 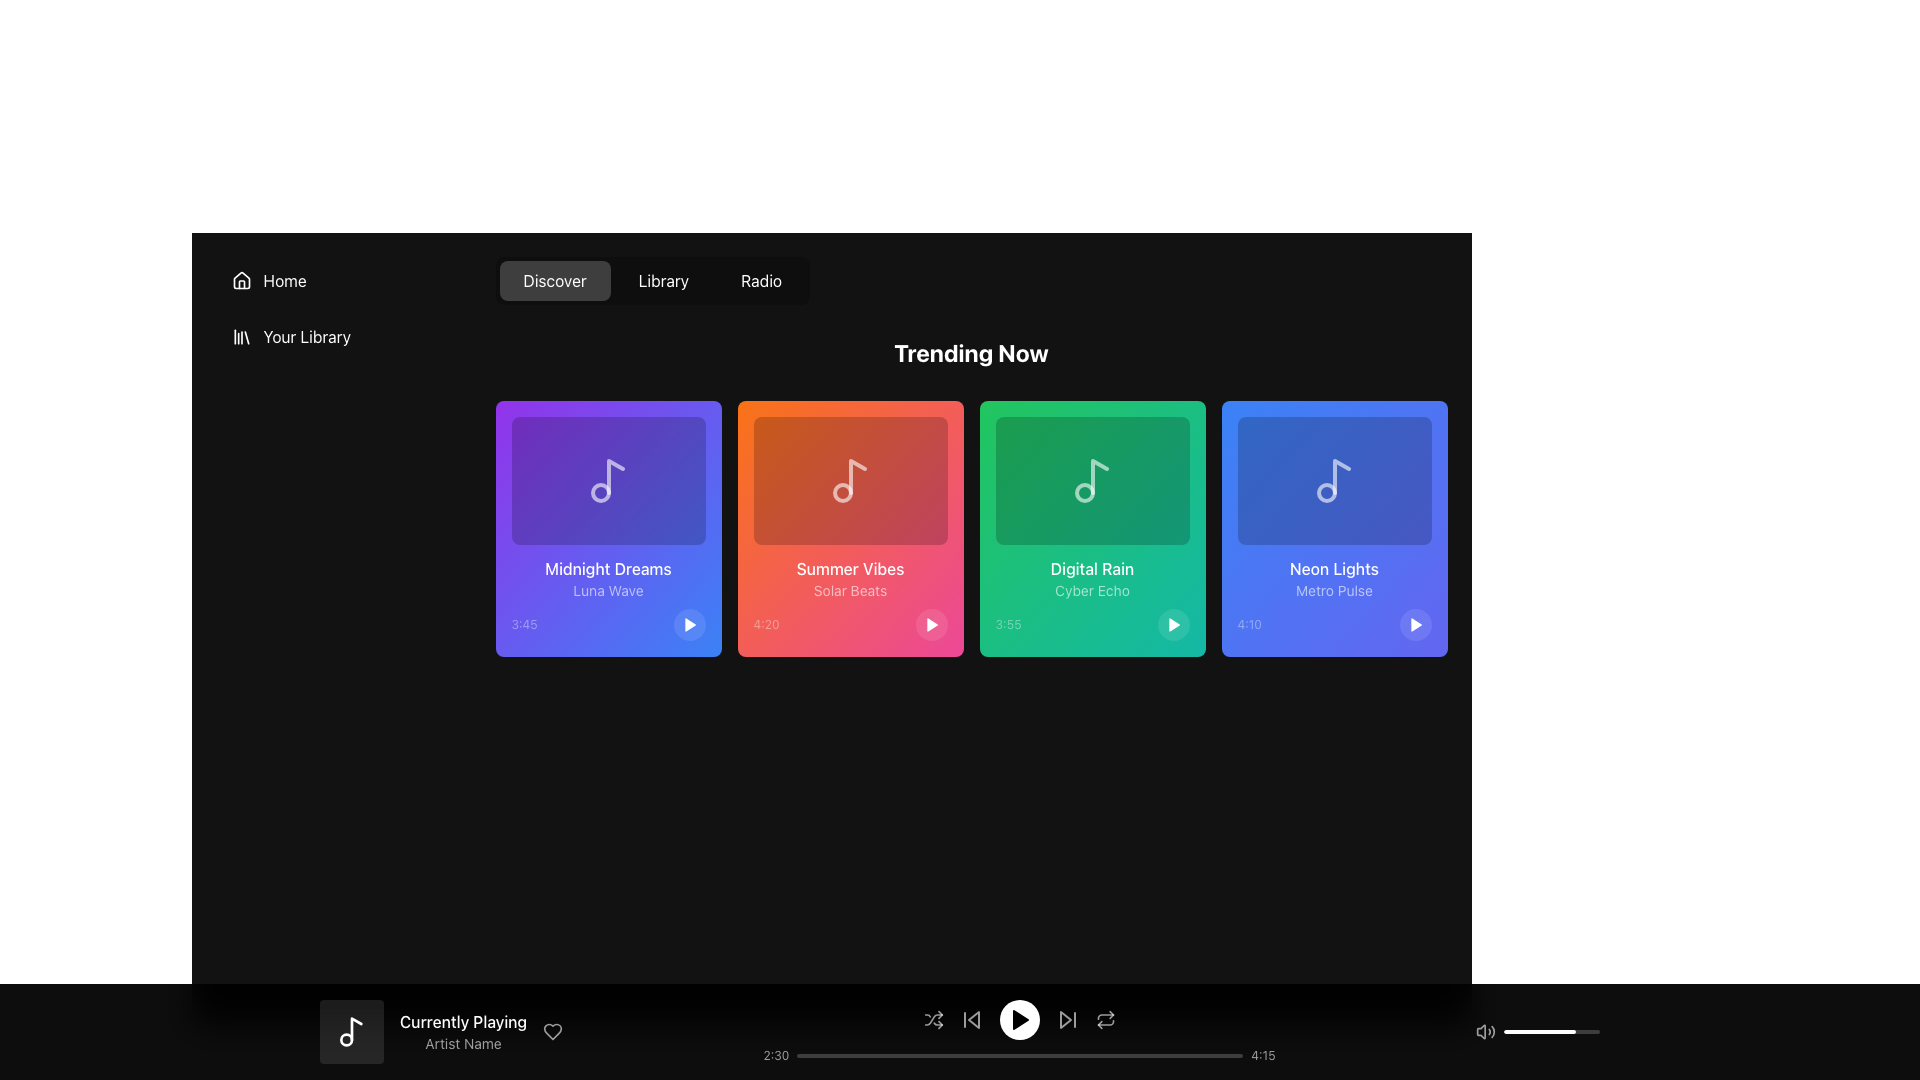 I want to click on the Play button, which is a triangular black icon within a circular white button located in the middle of the bottom playback control bar, to play the media, so click(x=1019, y=1019).